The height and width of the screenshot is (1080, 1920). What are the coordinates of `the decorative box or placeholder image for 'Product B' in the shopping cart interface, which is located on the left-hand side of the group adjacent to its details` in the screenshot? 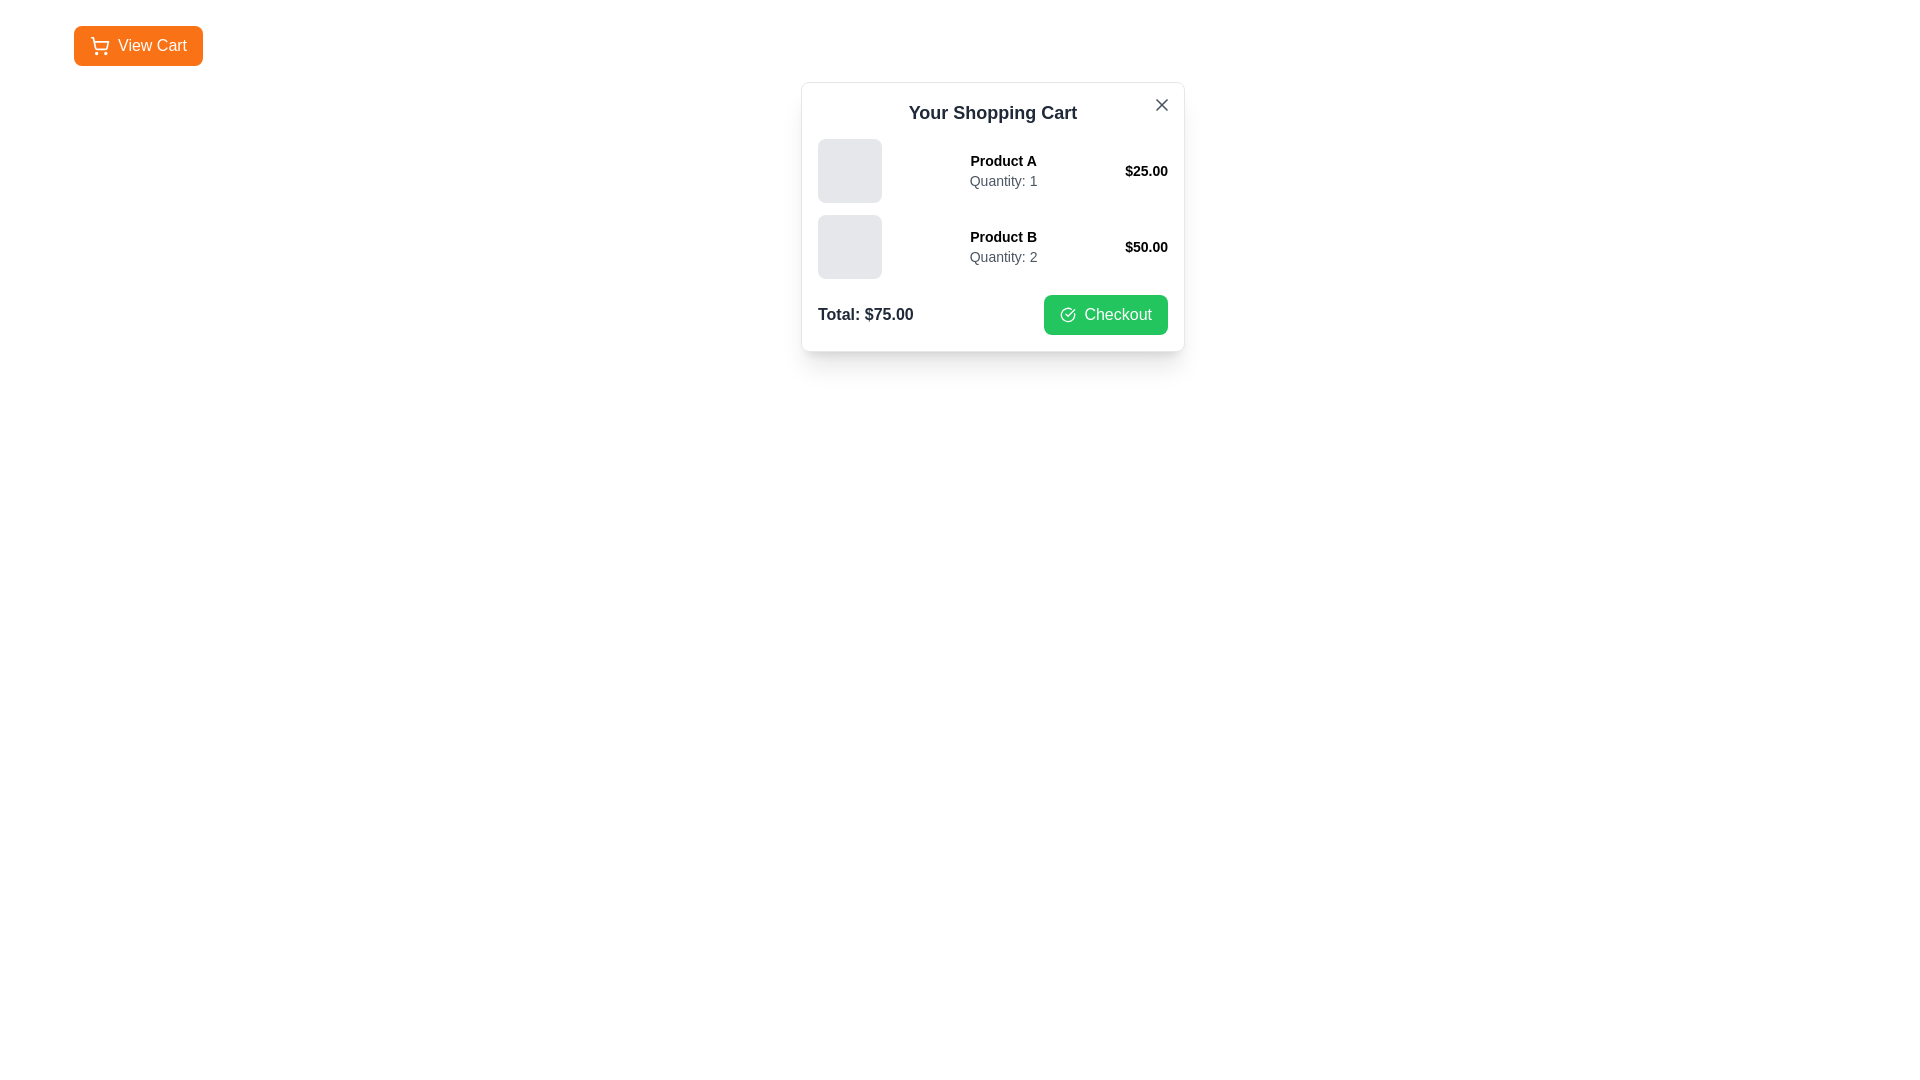 It's located at (849, 245).